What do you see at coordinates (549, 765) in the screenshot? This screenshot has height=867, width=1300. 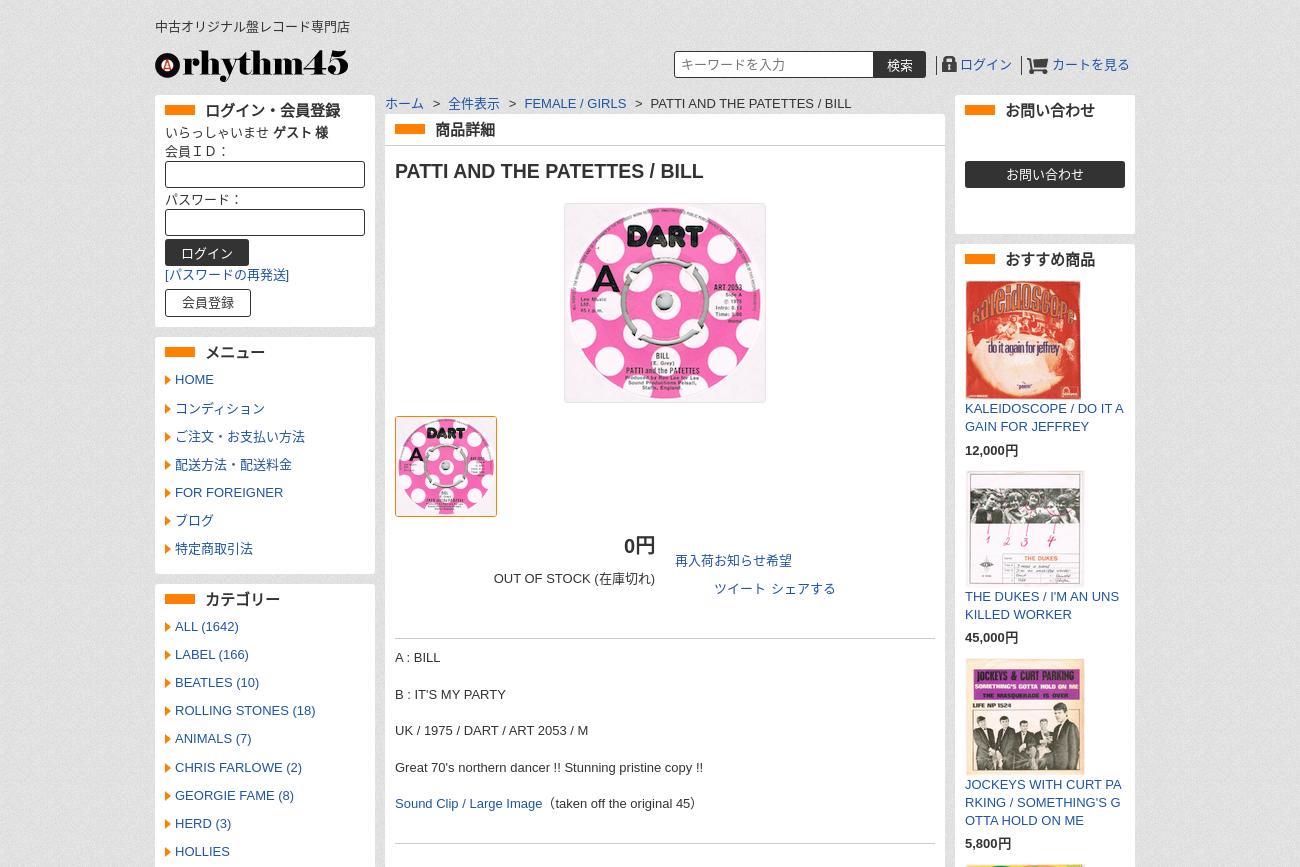 I see `'Great 70's northern dancer !! Stunning pristine copy !!'` at bounding box center [549, 765].